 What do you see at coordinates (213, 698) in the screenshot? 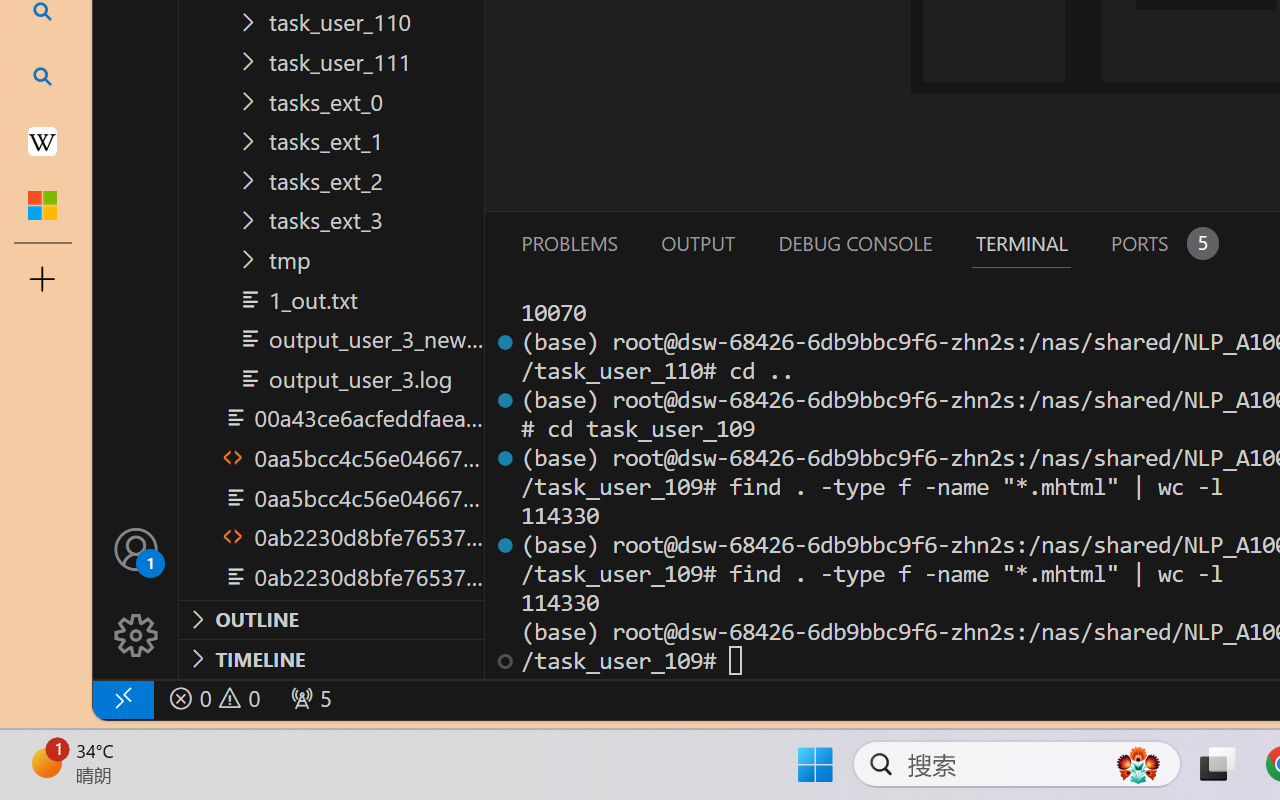
I see `'No Problems'` at bounding box center [213, 698].